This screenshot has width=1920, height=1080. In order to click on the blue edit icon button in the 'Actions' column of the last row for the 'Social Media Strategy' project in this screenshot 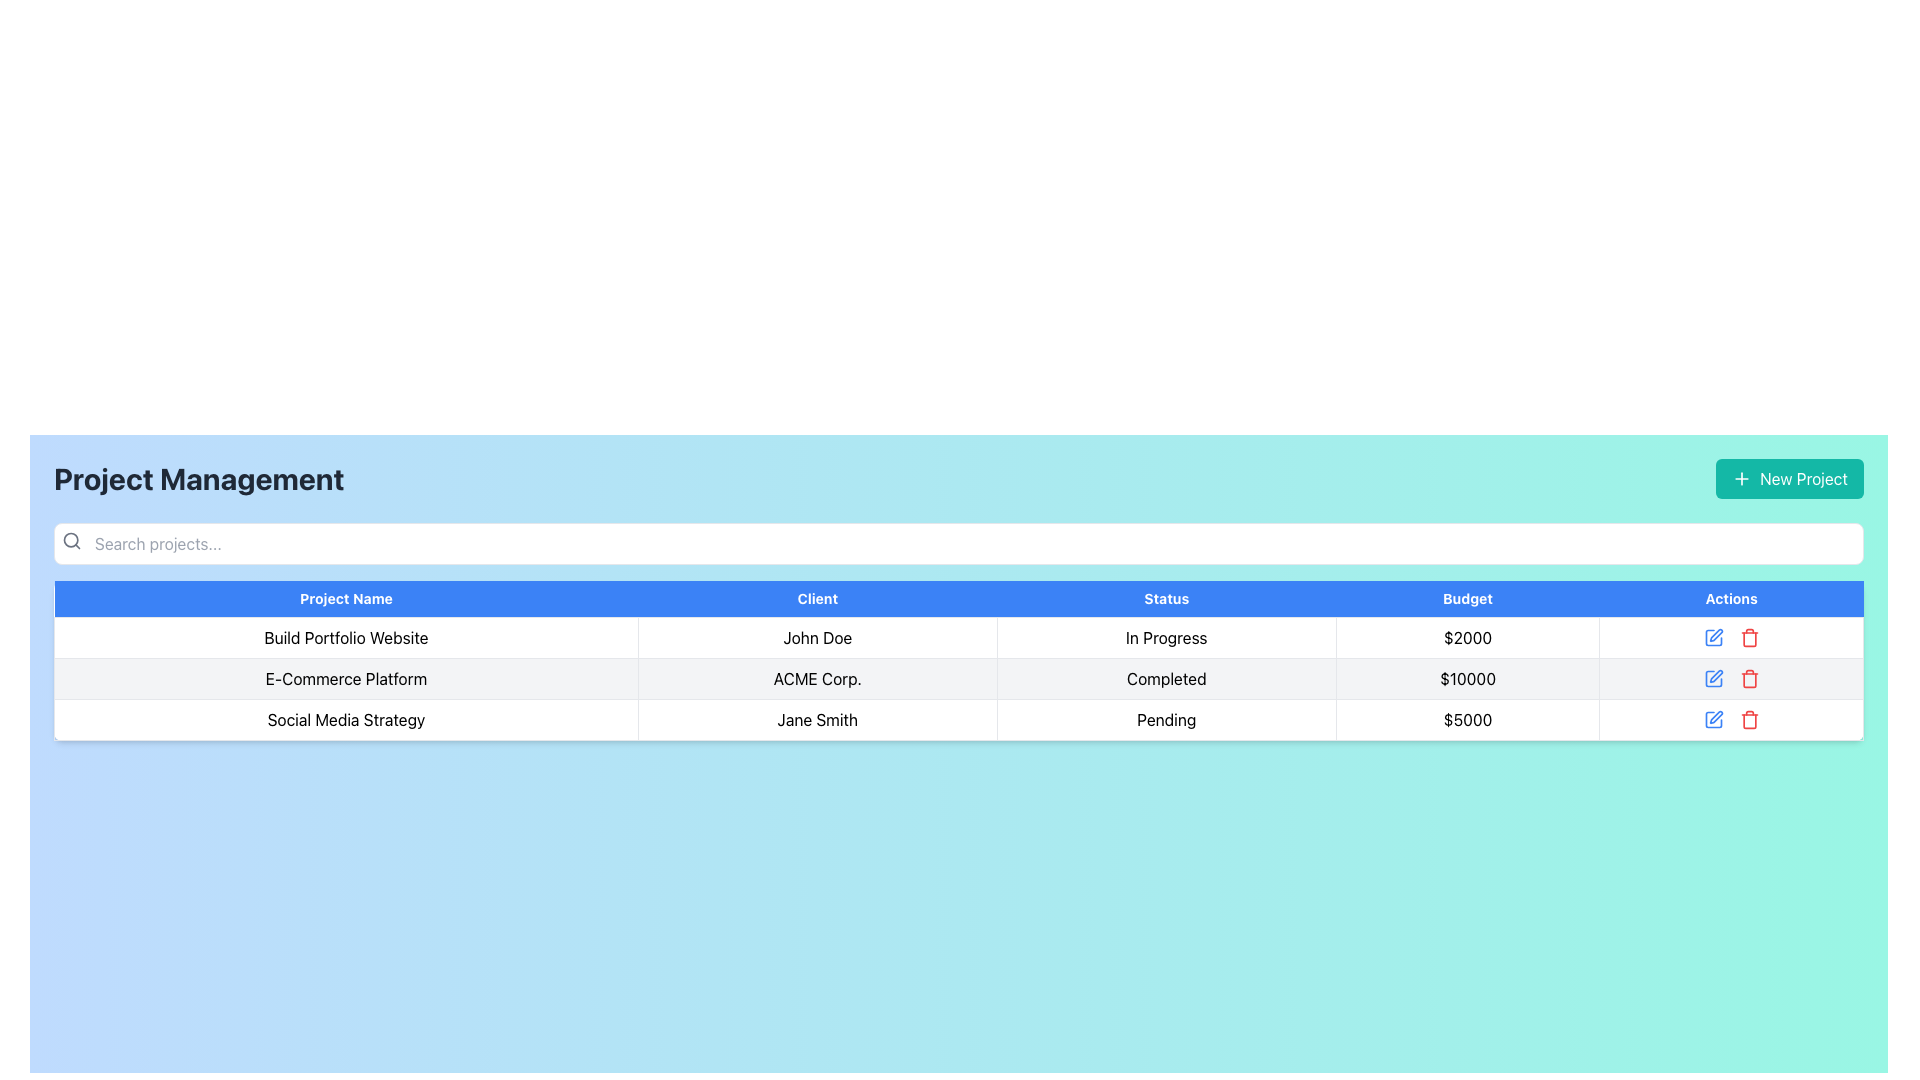, I will do `click(1712, 720)`.